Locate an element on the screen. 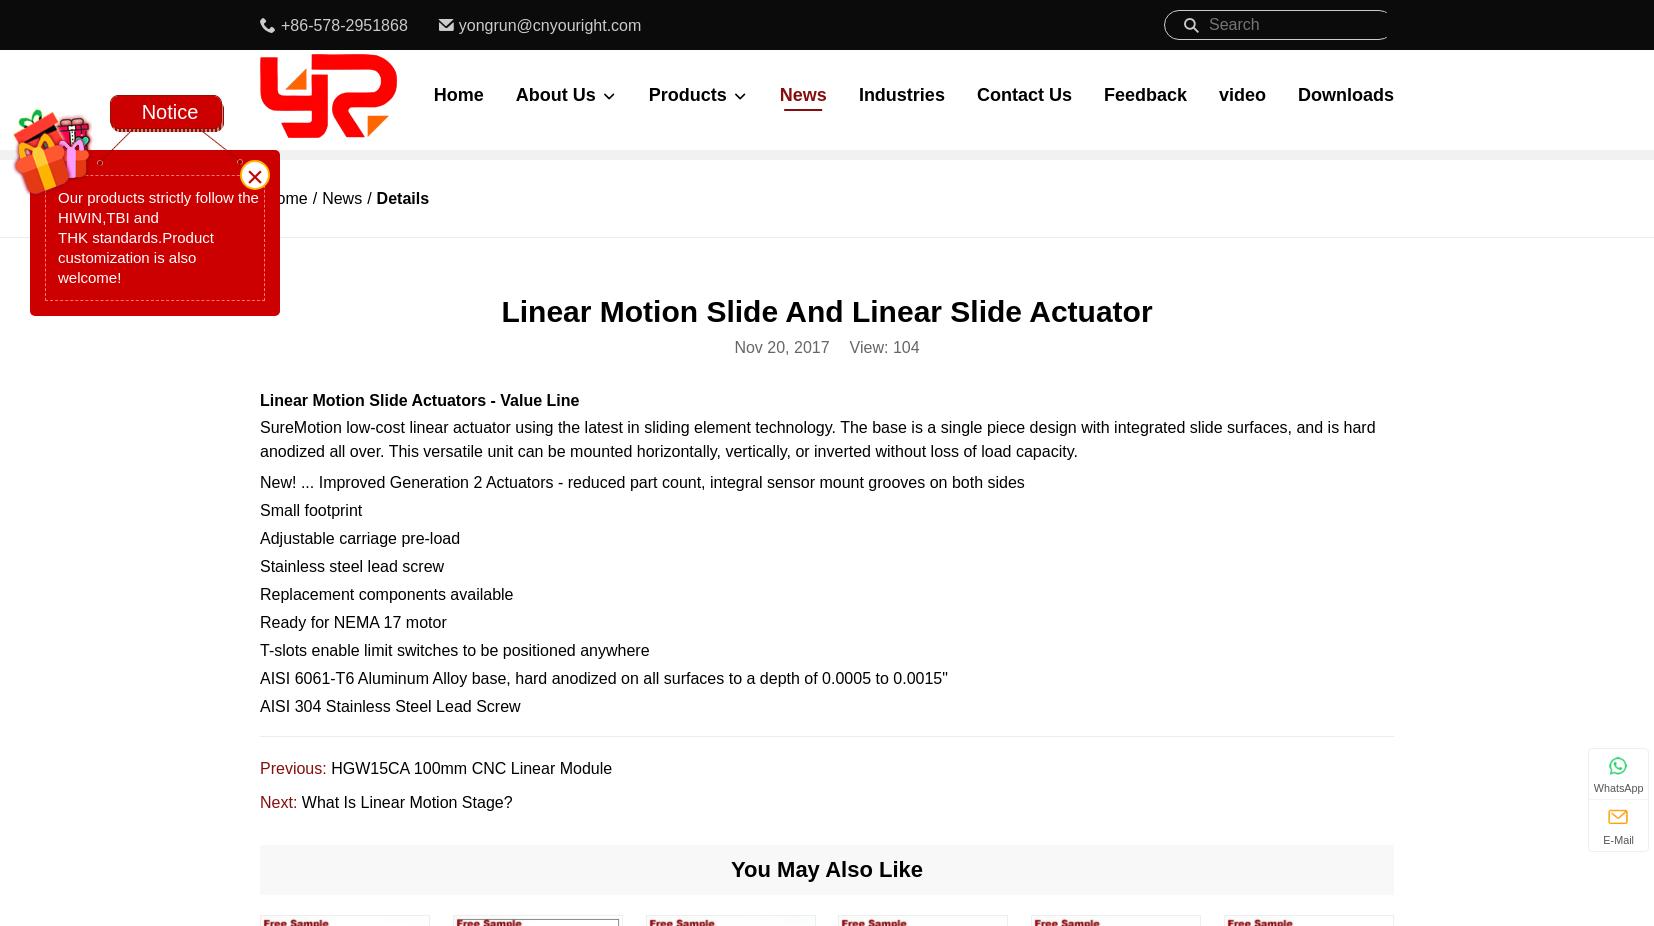 The height and width of the screenshot is (926, 1654). 'Previous:' is located at coordinates (294, 768).